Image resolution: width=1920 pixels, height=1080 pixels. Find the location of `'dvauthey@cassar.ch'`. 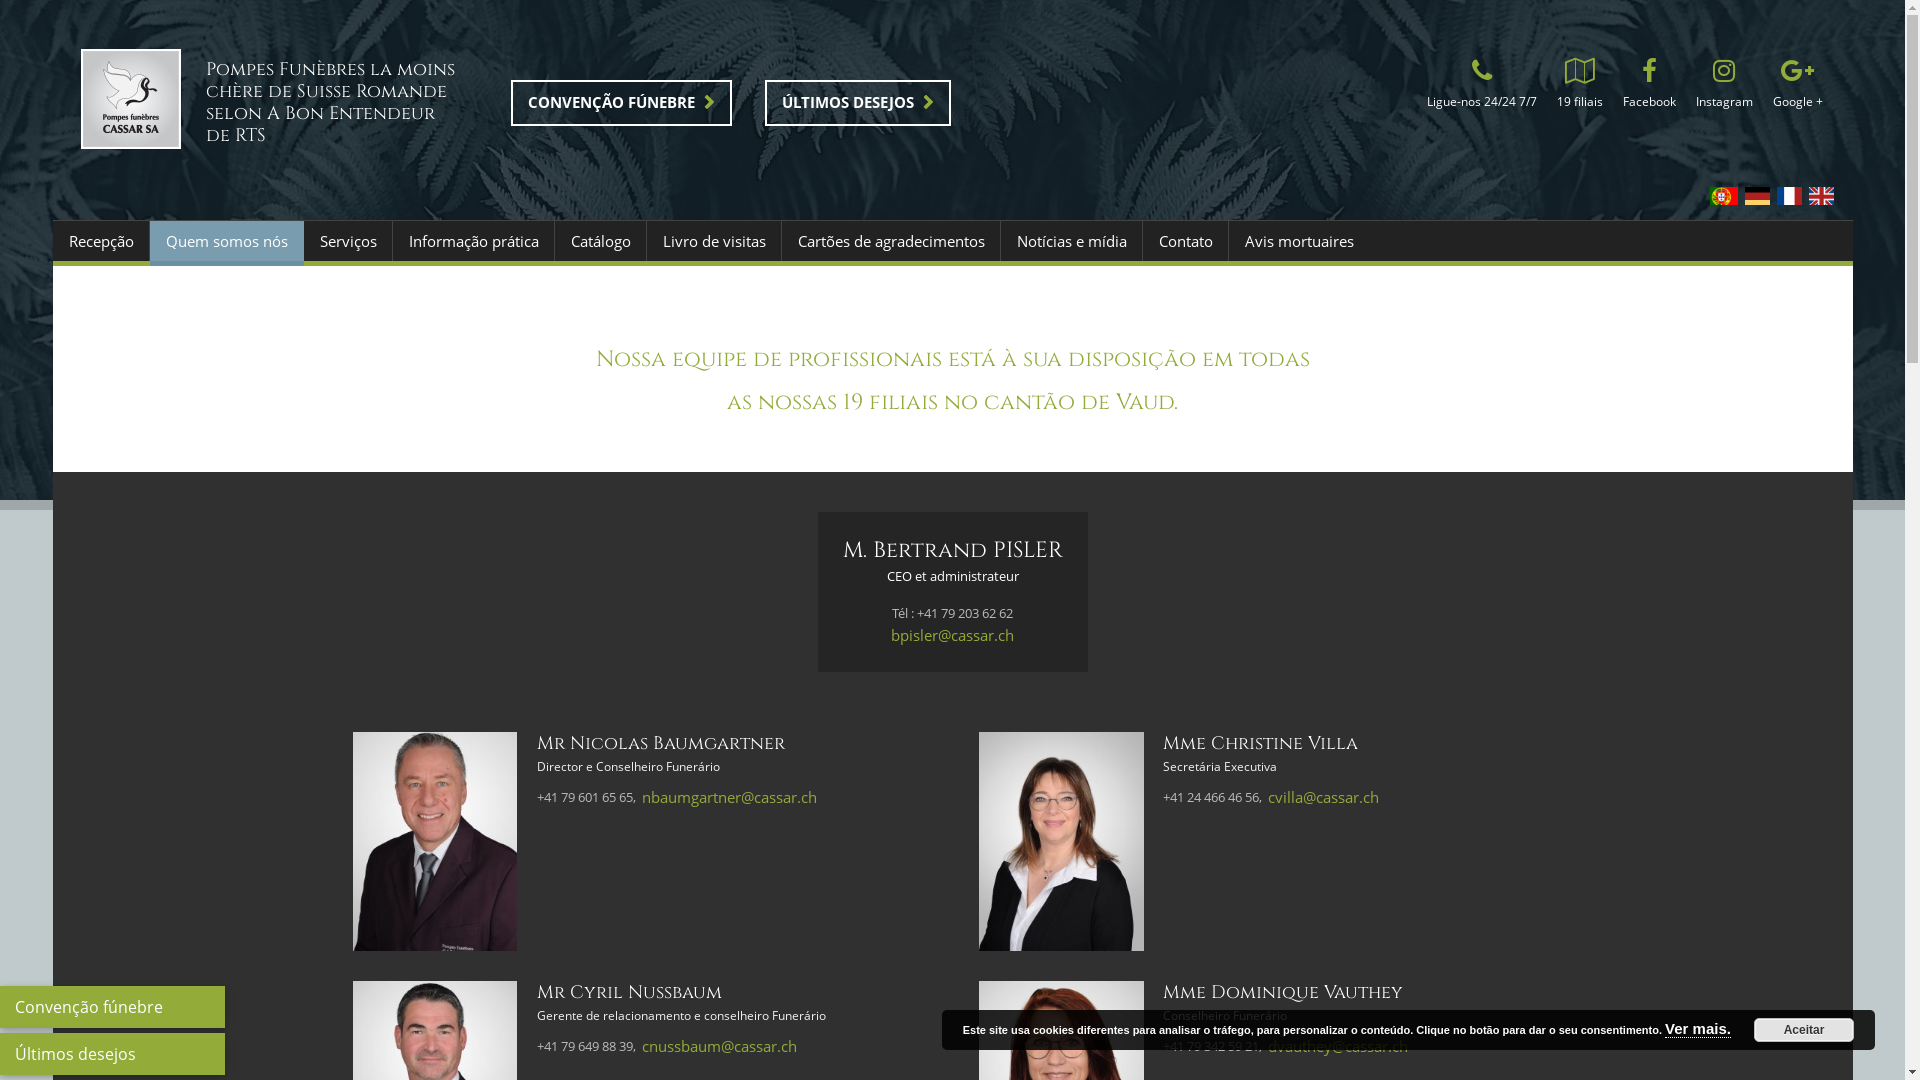

'dvauthey@cassar.ch' is located at coordinates (1266, 1044).